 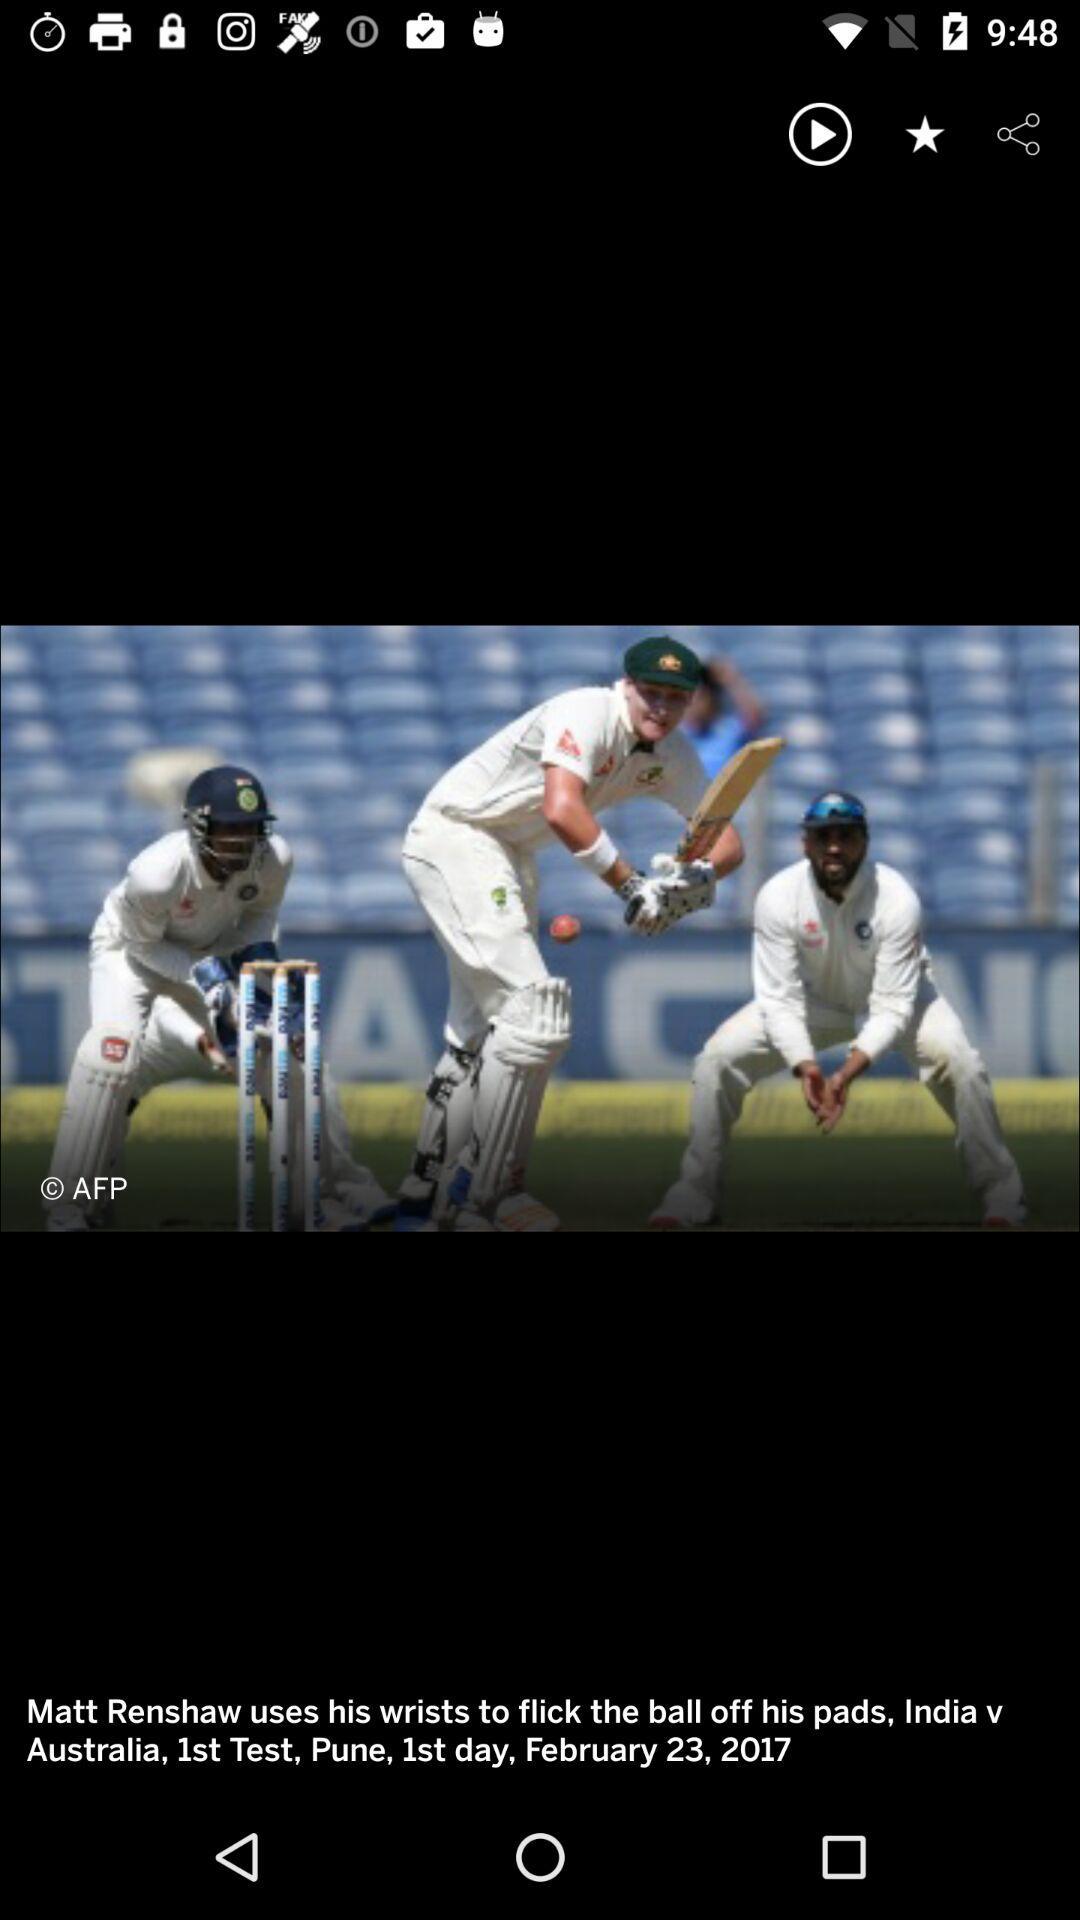 I want to click on the share icon, so click(x=1018, y=133).